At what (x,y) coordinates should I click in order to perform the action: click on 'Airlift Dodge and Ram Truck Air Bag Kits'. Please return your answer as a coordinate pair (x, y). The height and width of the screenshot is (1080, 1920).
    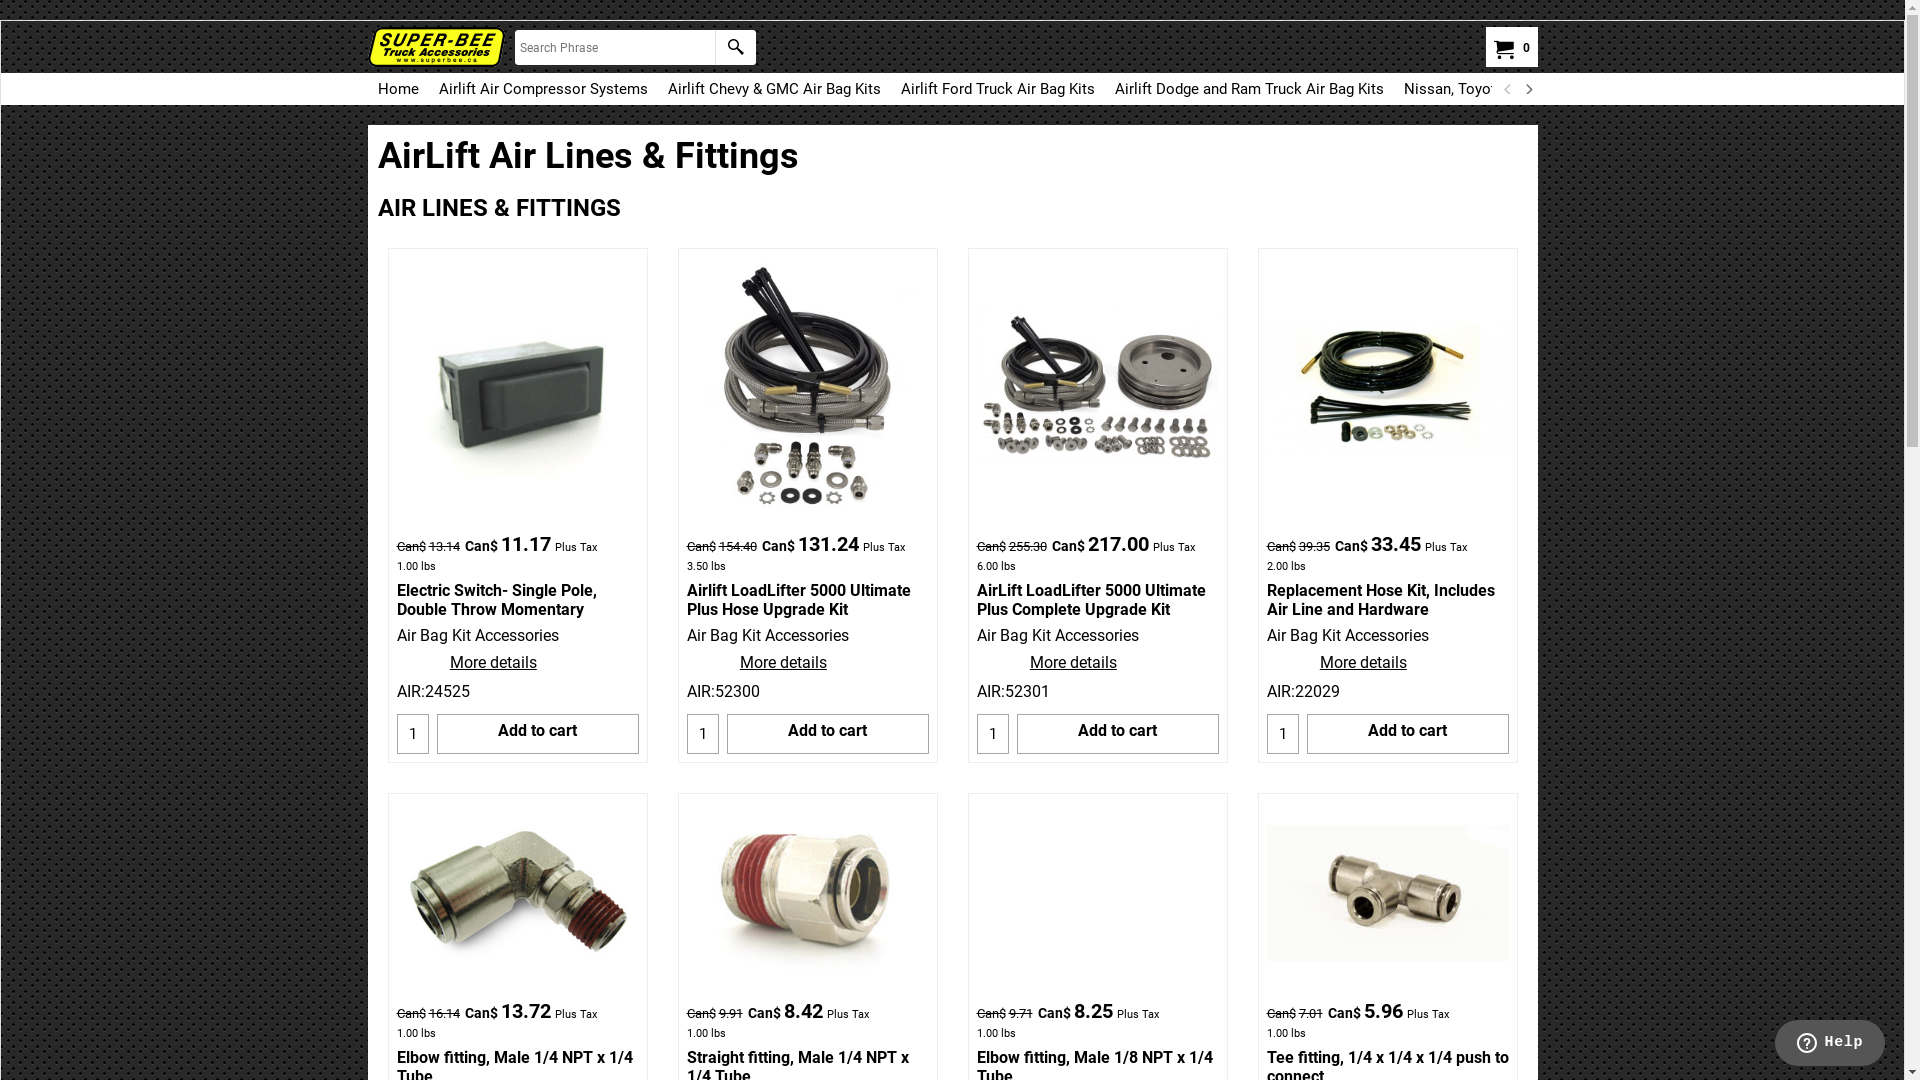
    Looking at the image, I should click on (1247, 87).